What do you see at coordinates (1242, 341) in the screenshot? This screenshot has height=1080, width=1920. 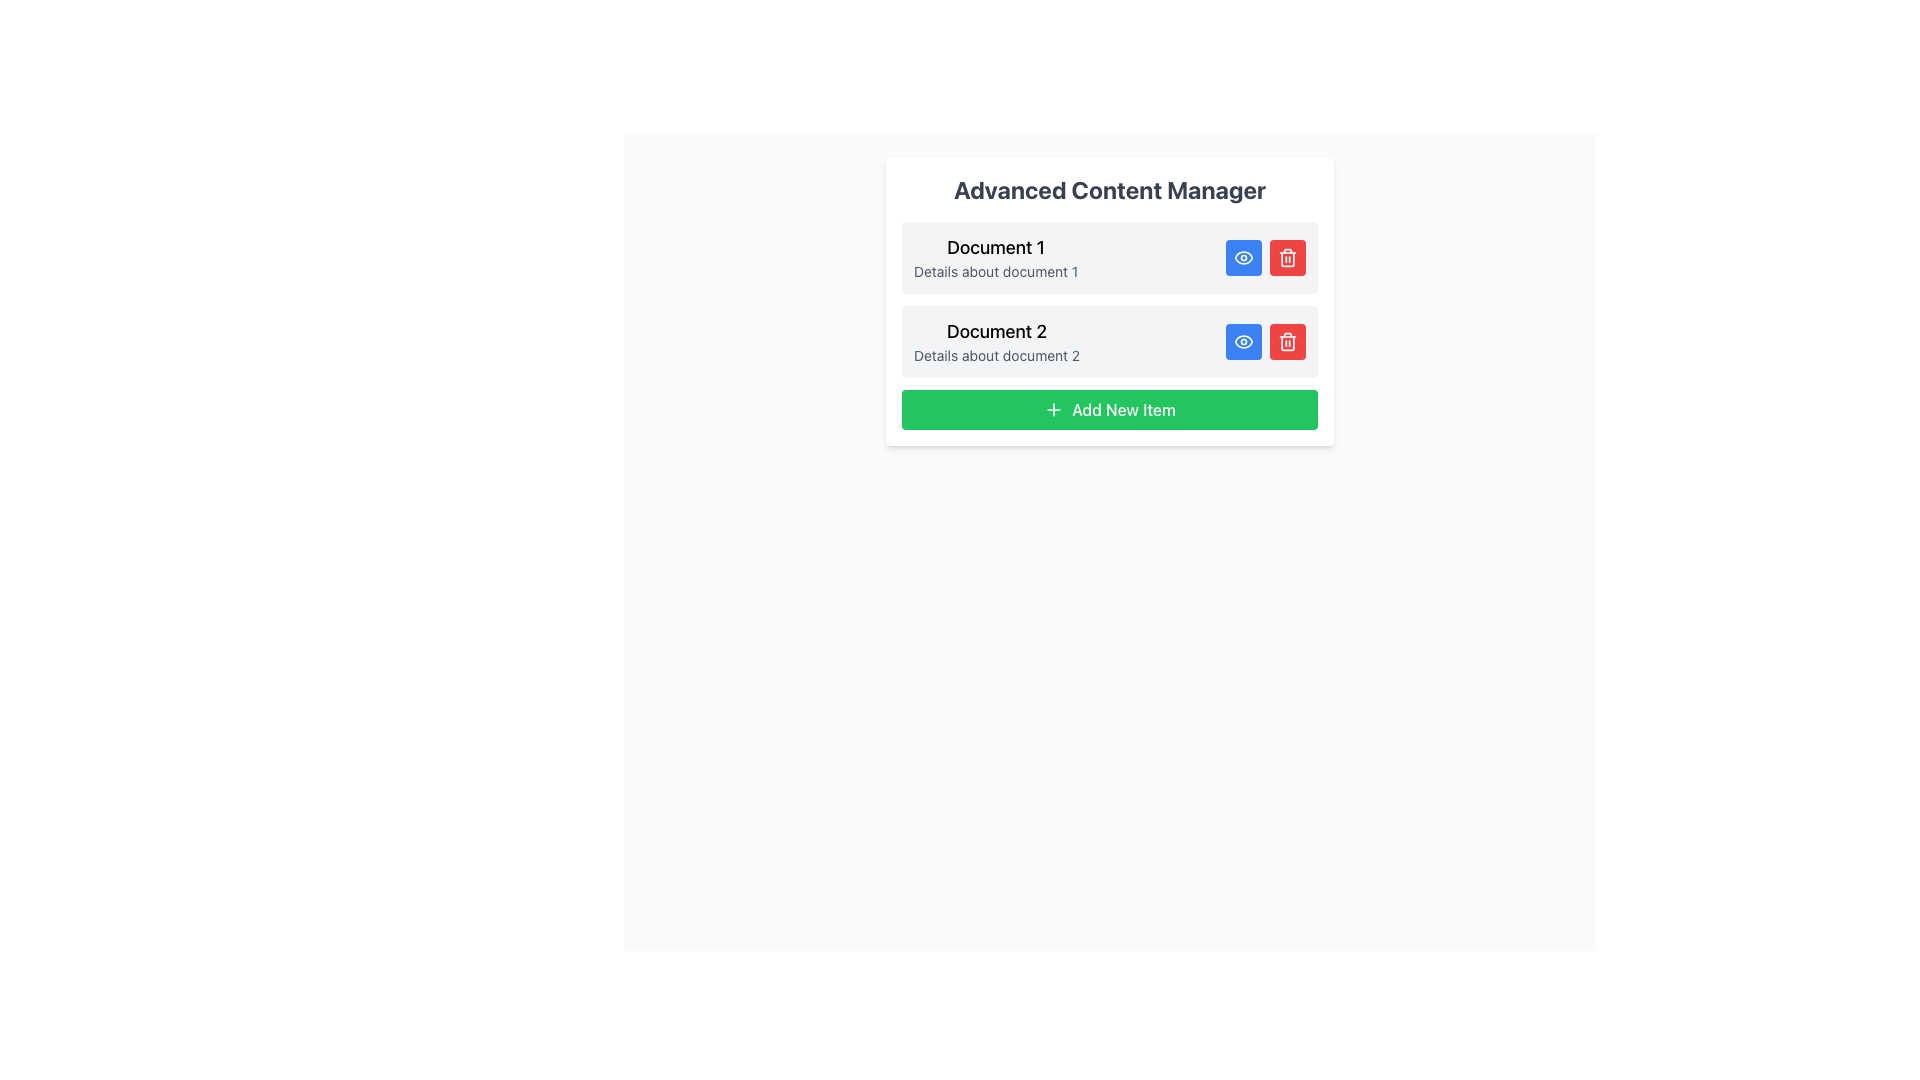 I see `the second blue button in the actions column associated with 'Document 2'` at bounding box center [1242, 341].